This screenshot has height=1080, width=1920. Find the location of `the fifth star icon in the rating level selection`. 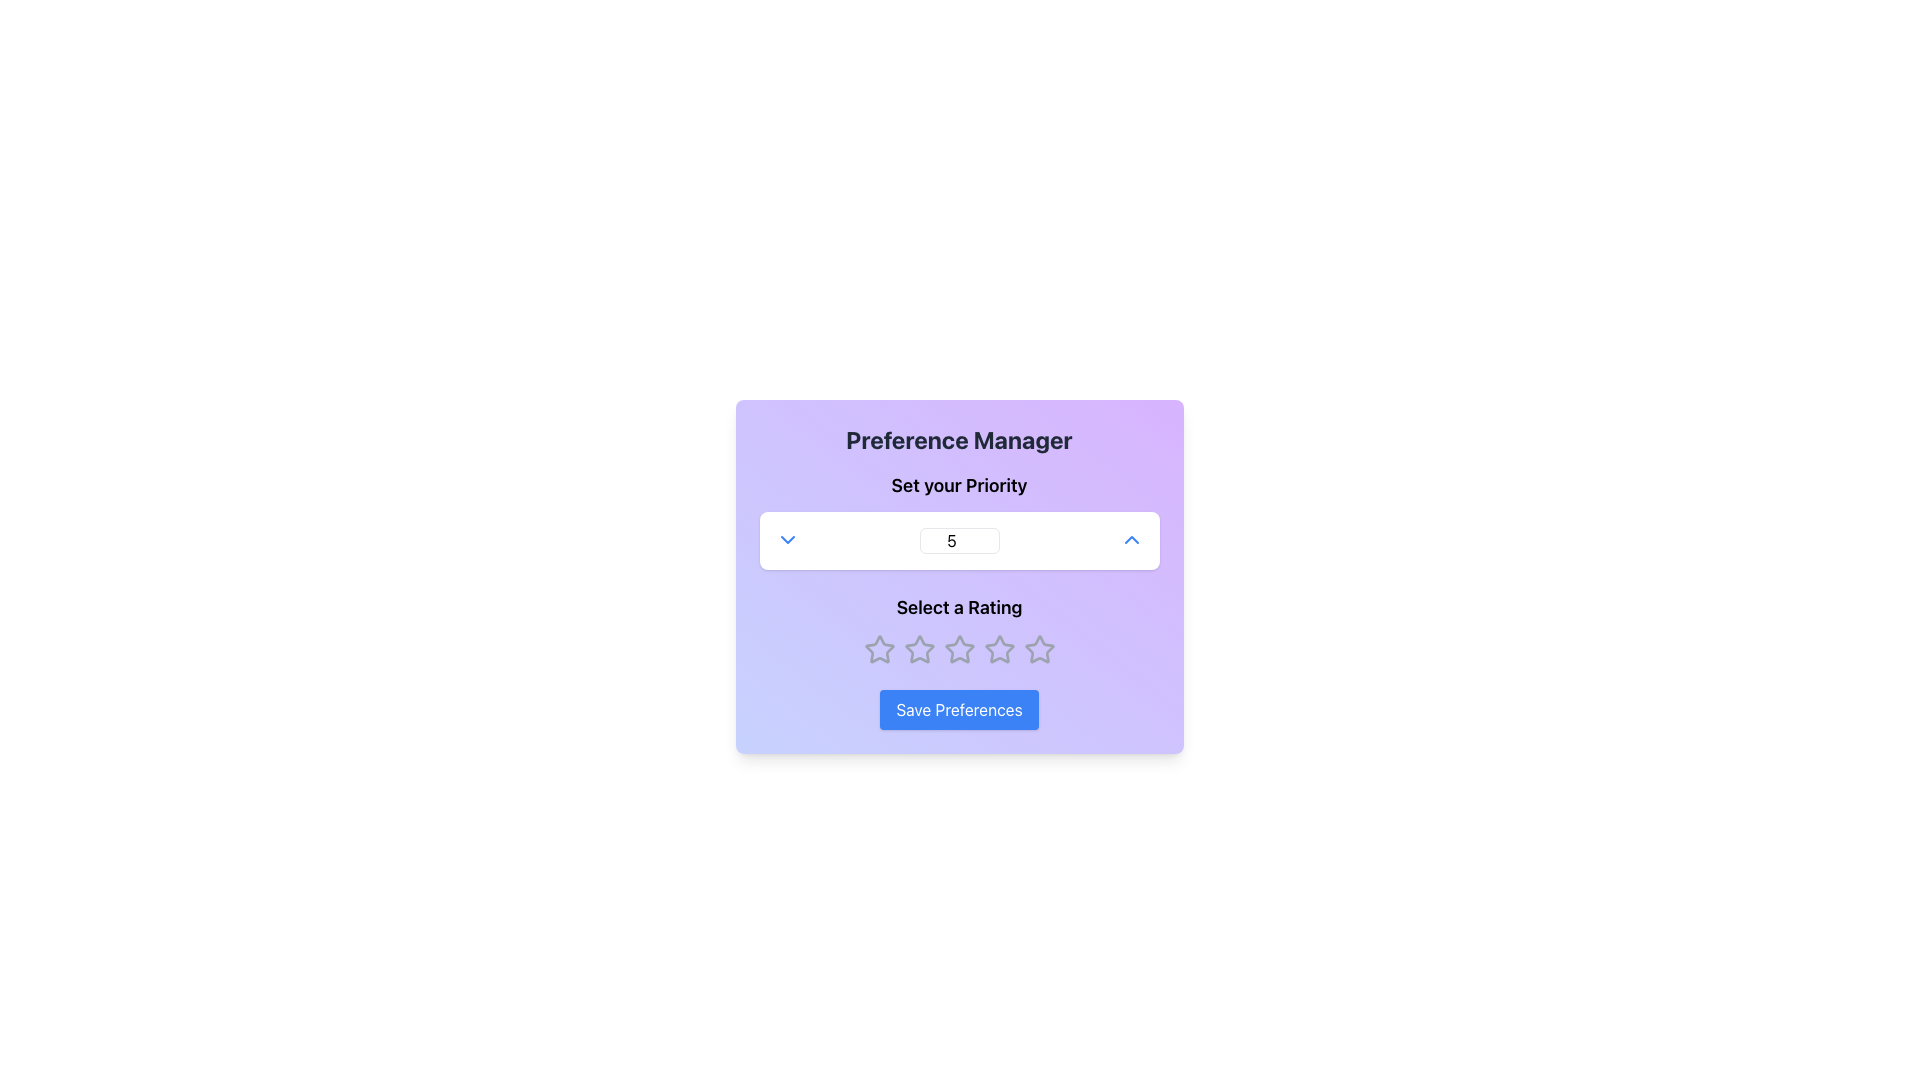

the fifth star icon in the rating level selection is located at coordinates (1039, 649).